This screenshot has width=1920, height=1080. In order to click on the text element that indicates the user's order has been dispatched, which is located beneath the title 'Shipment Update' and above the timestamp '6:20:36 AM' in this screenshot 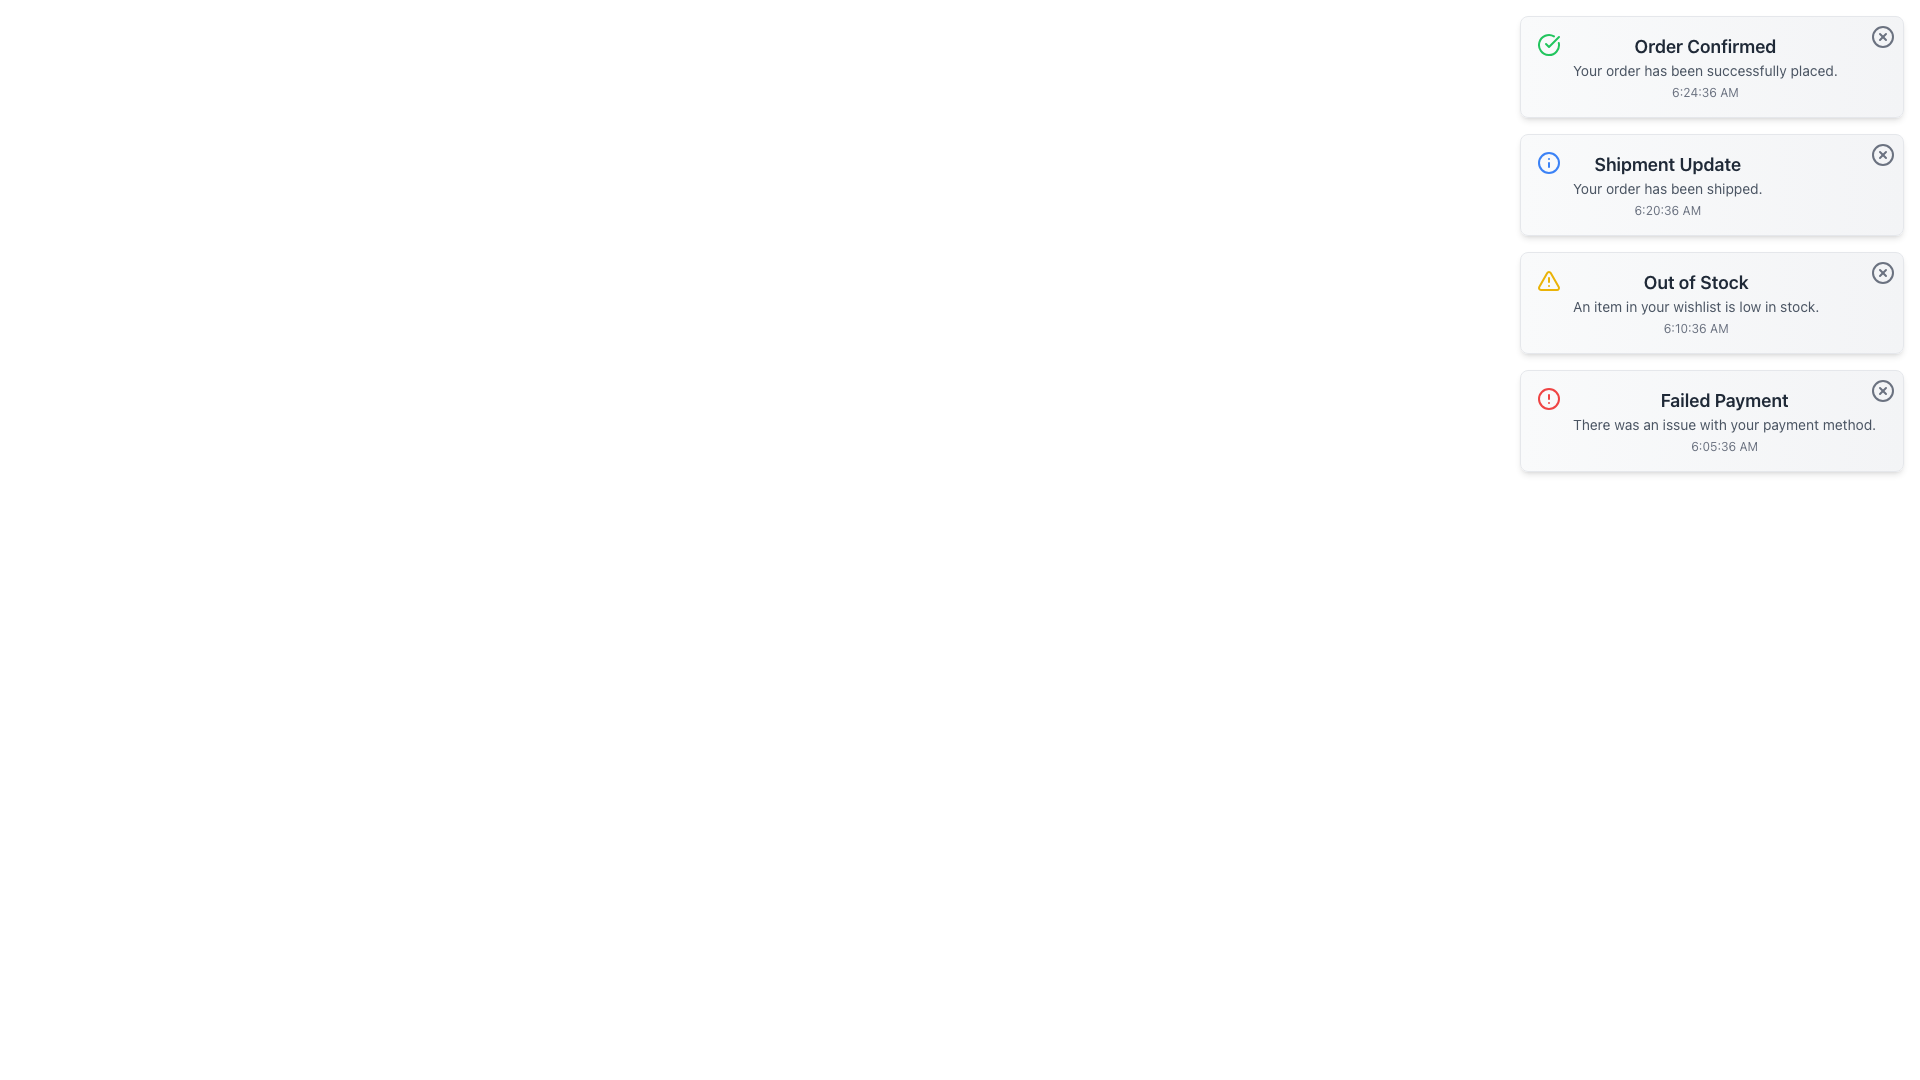, I will do `click(1667, 189)`.